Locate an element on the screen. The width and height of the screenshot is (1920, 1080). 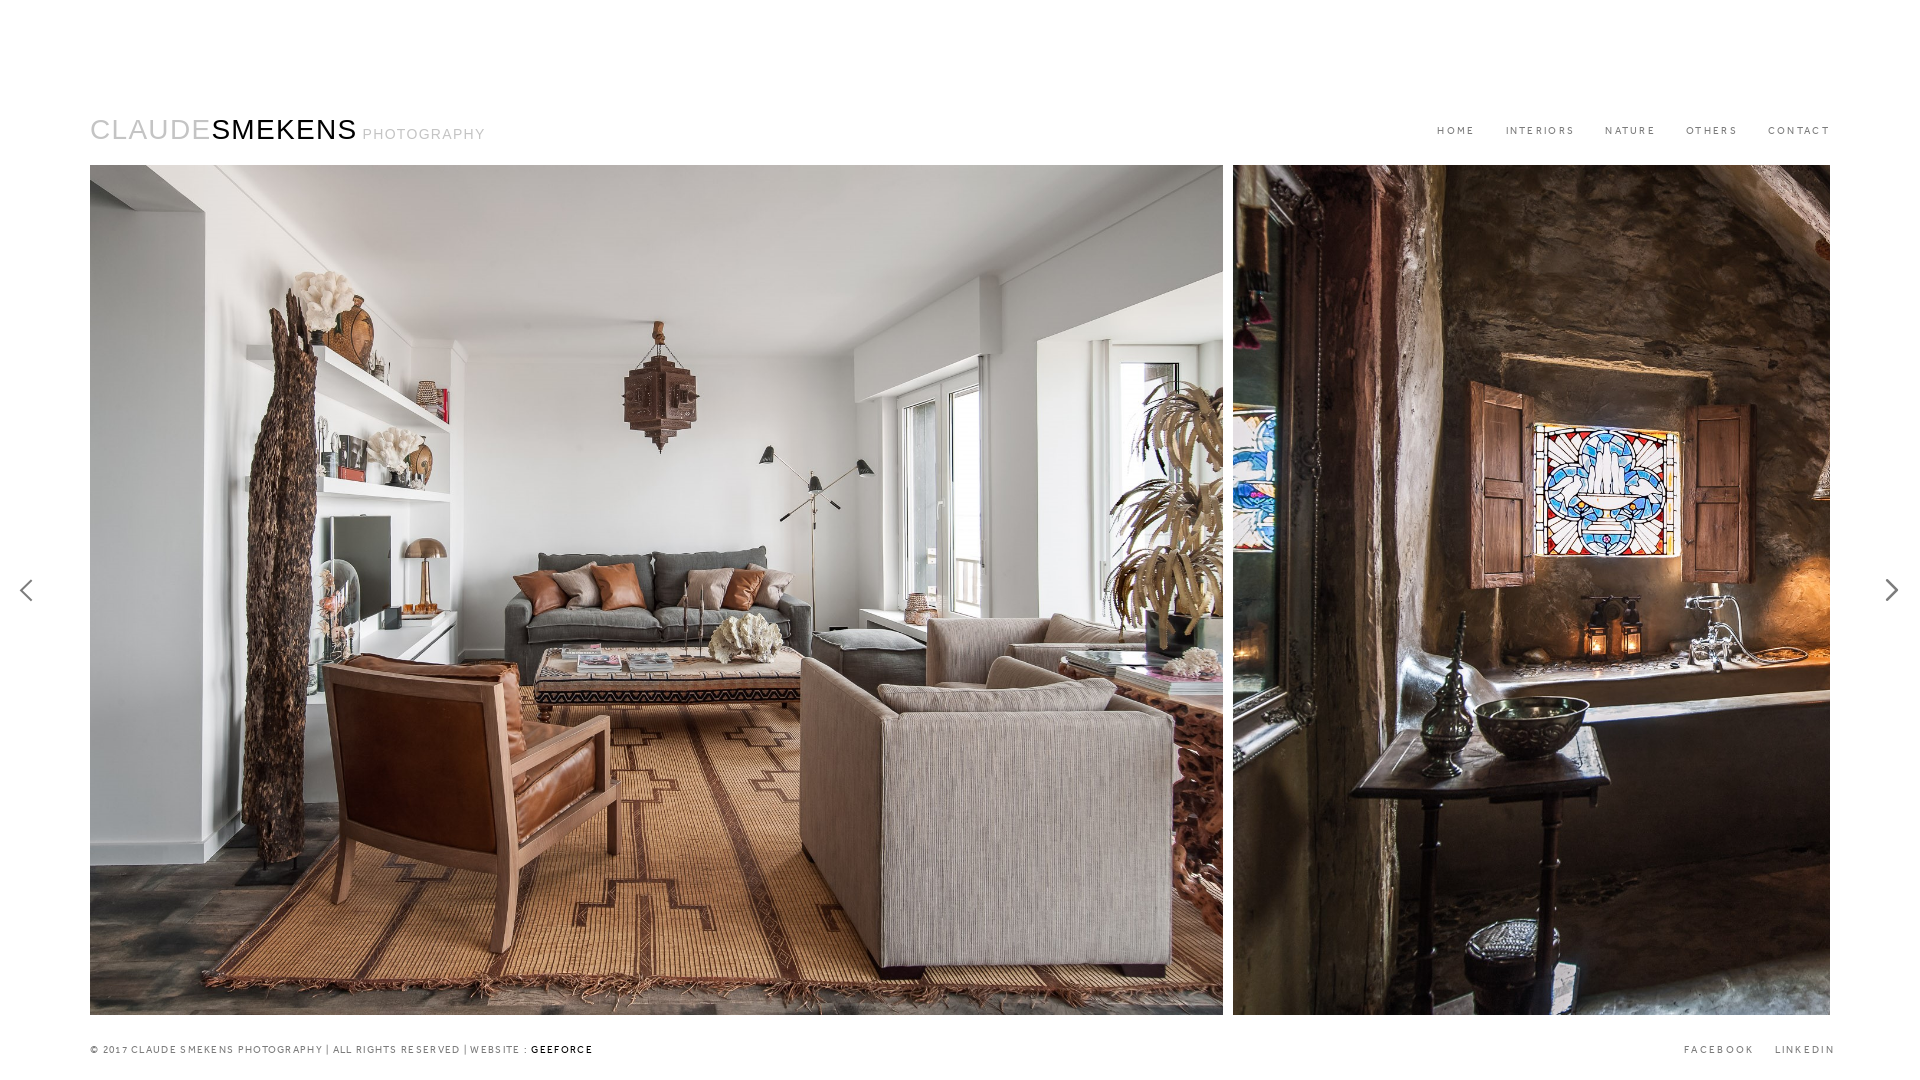
'HOME' is located at coordinates (1455, 131).